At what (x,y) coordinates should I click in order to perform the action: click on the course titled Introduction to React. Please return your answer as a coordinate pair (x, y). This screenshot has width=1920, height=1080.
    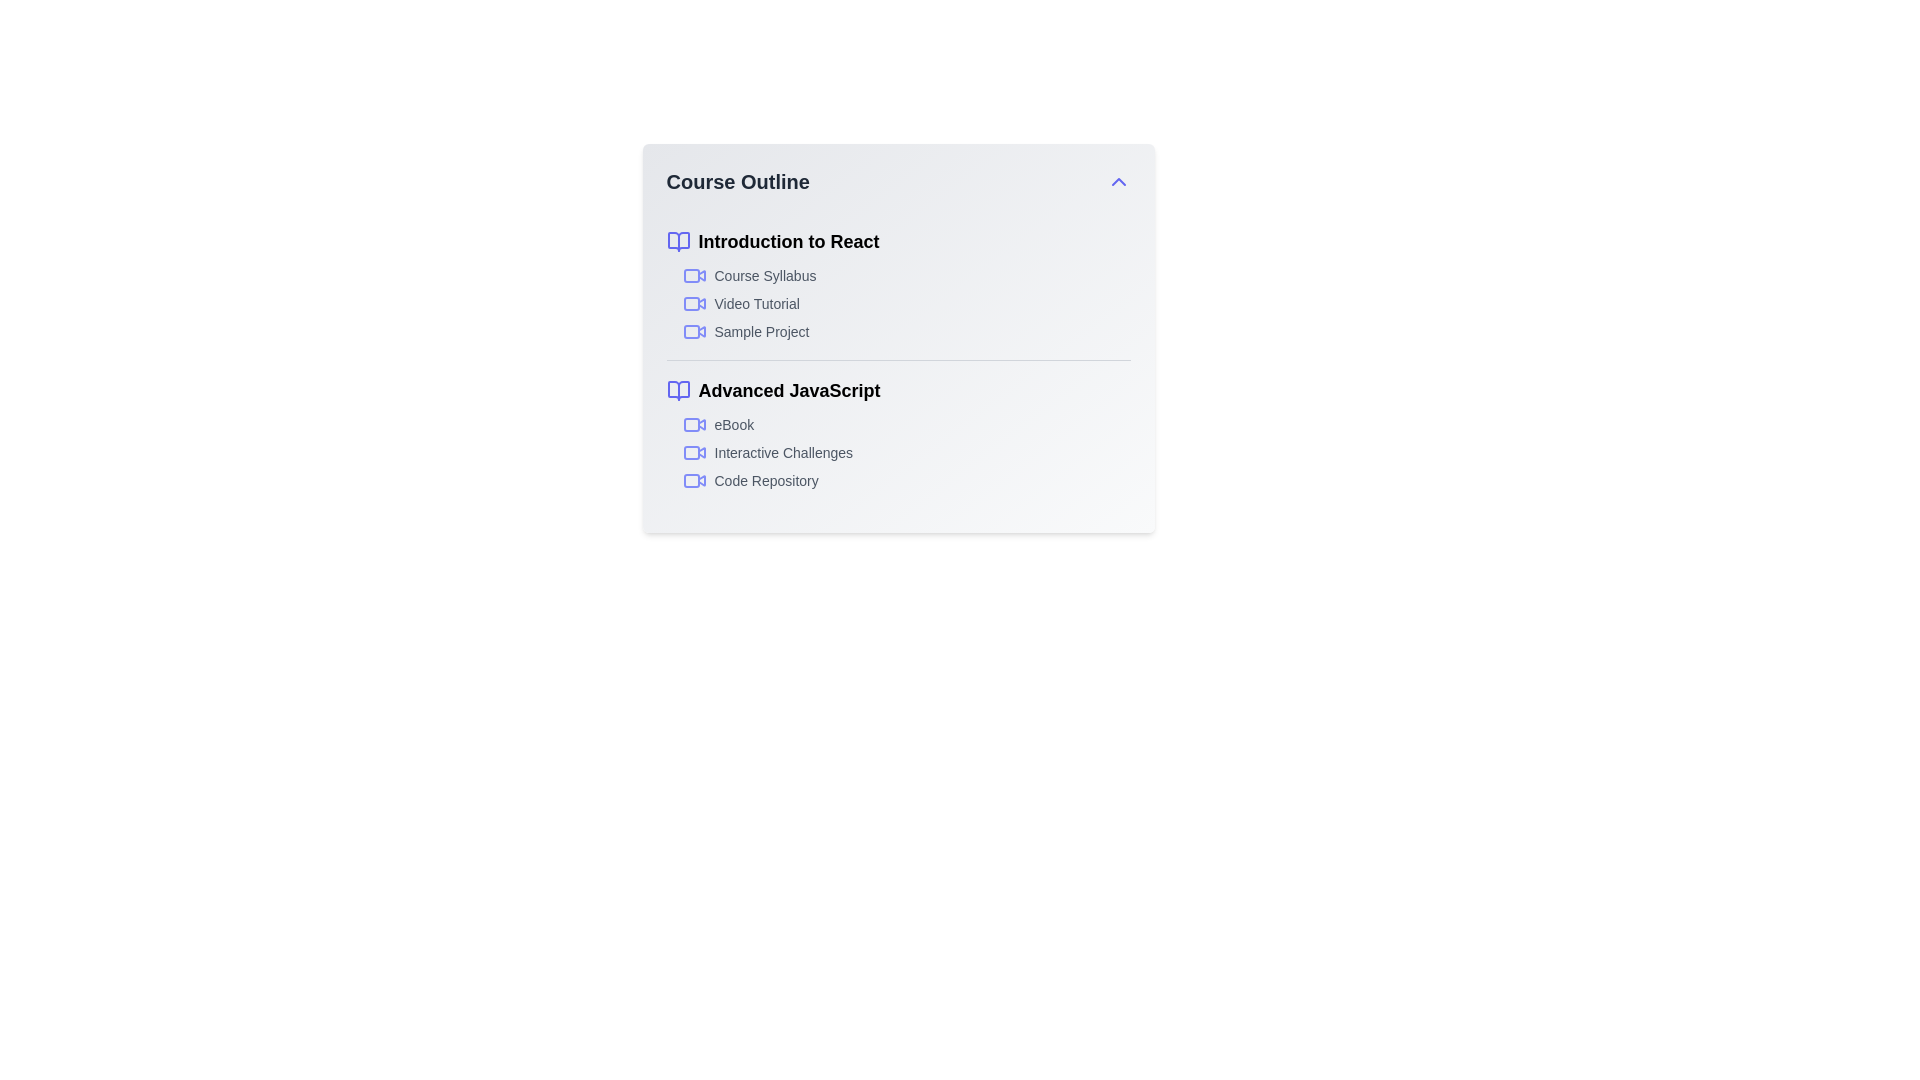
    Looking at the image, I should click on (897, 241).